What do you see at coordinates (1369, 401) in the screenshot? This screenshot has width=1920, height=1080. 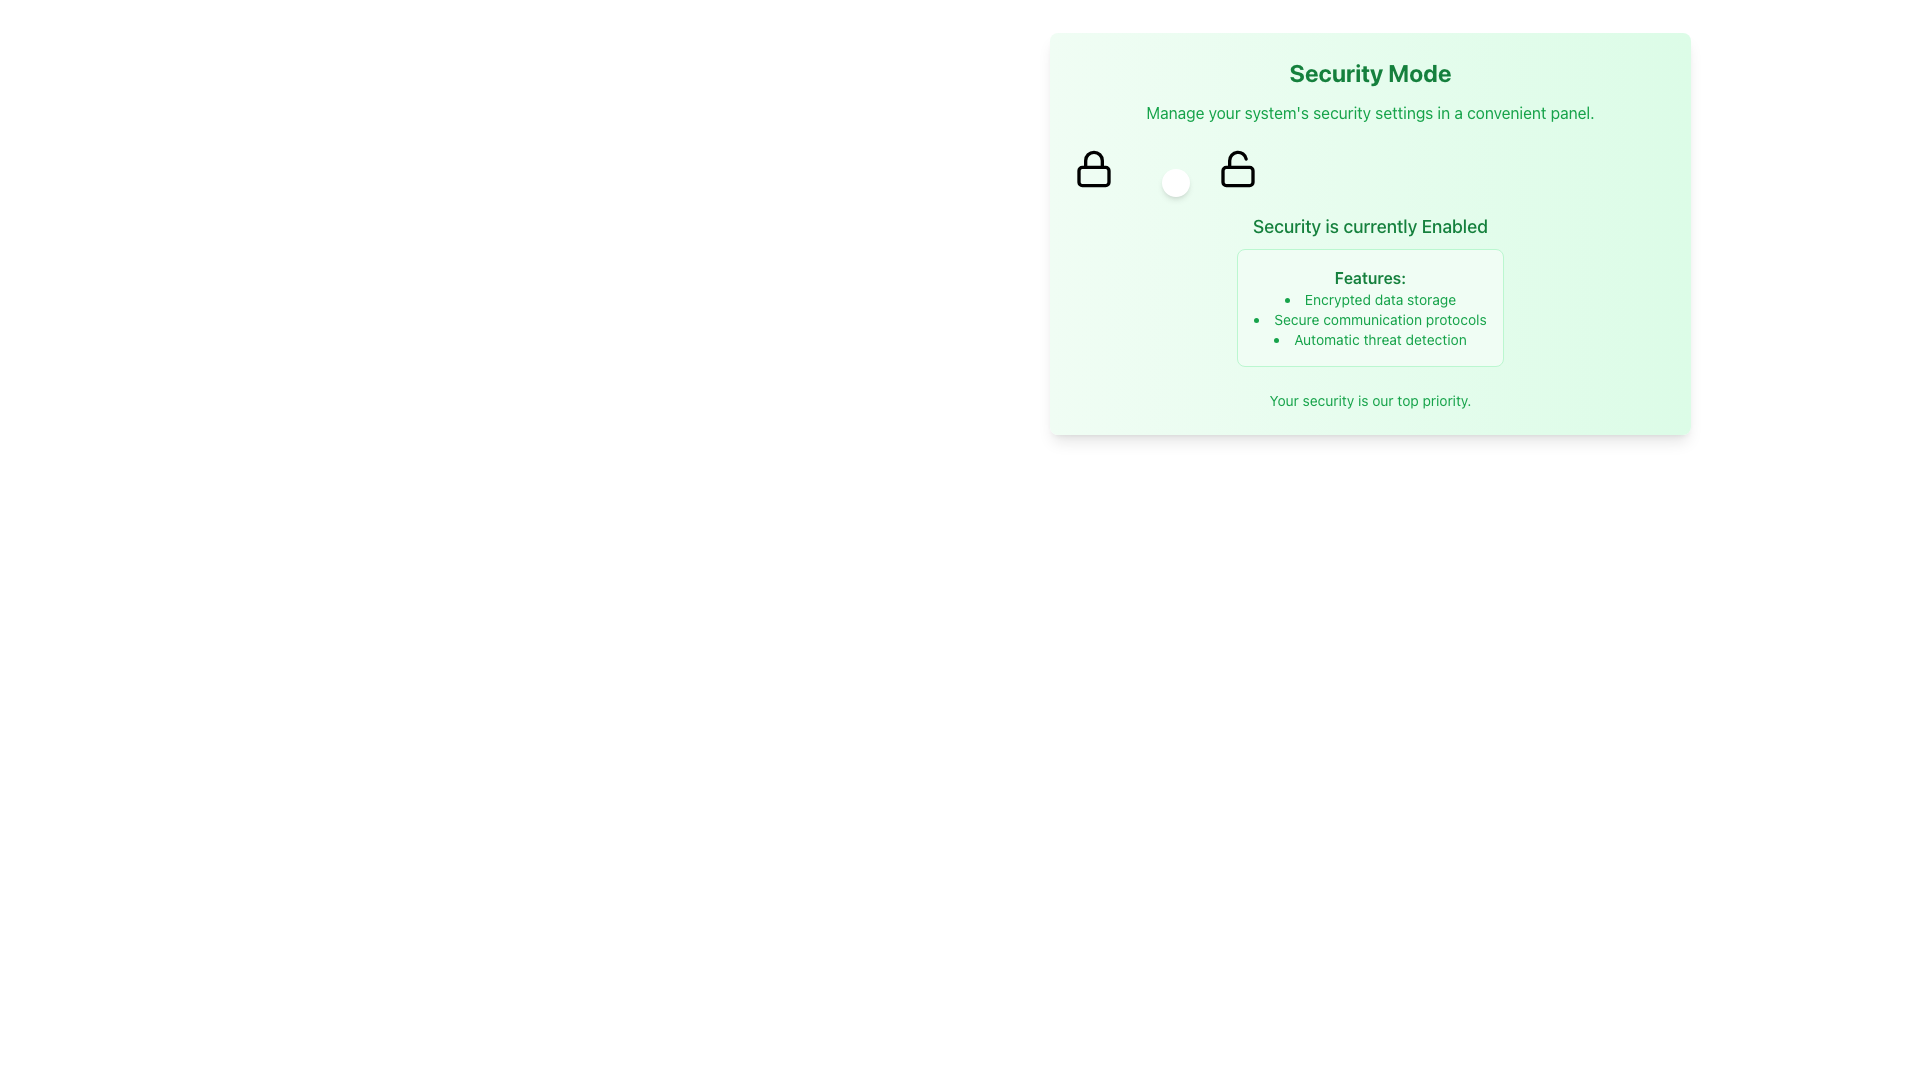 I see `the static informational text displaying 'Your security is our top priority.' which is styled in small green font and positioned at the bottom of the light green information panel` at bounding box center [1369, 401].